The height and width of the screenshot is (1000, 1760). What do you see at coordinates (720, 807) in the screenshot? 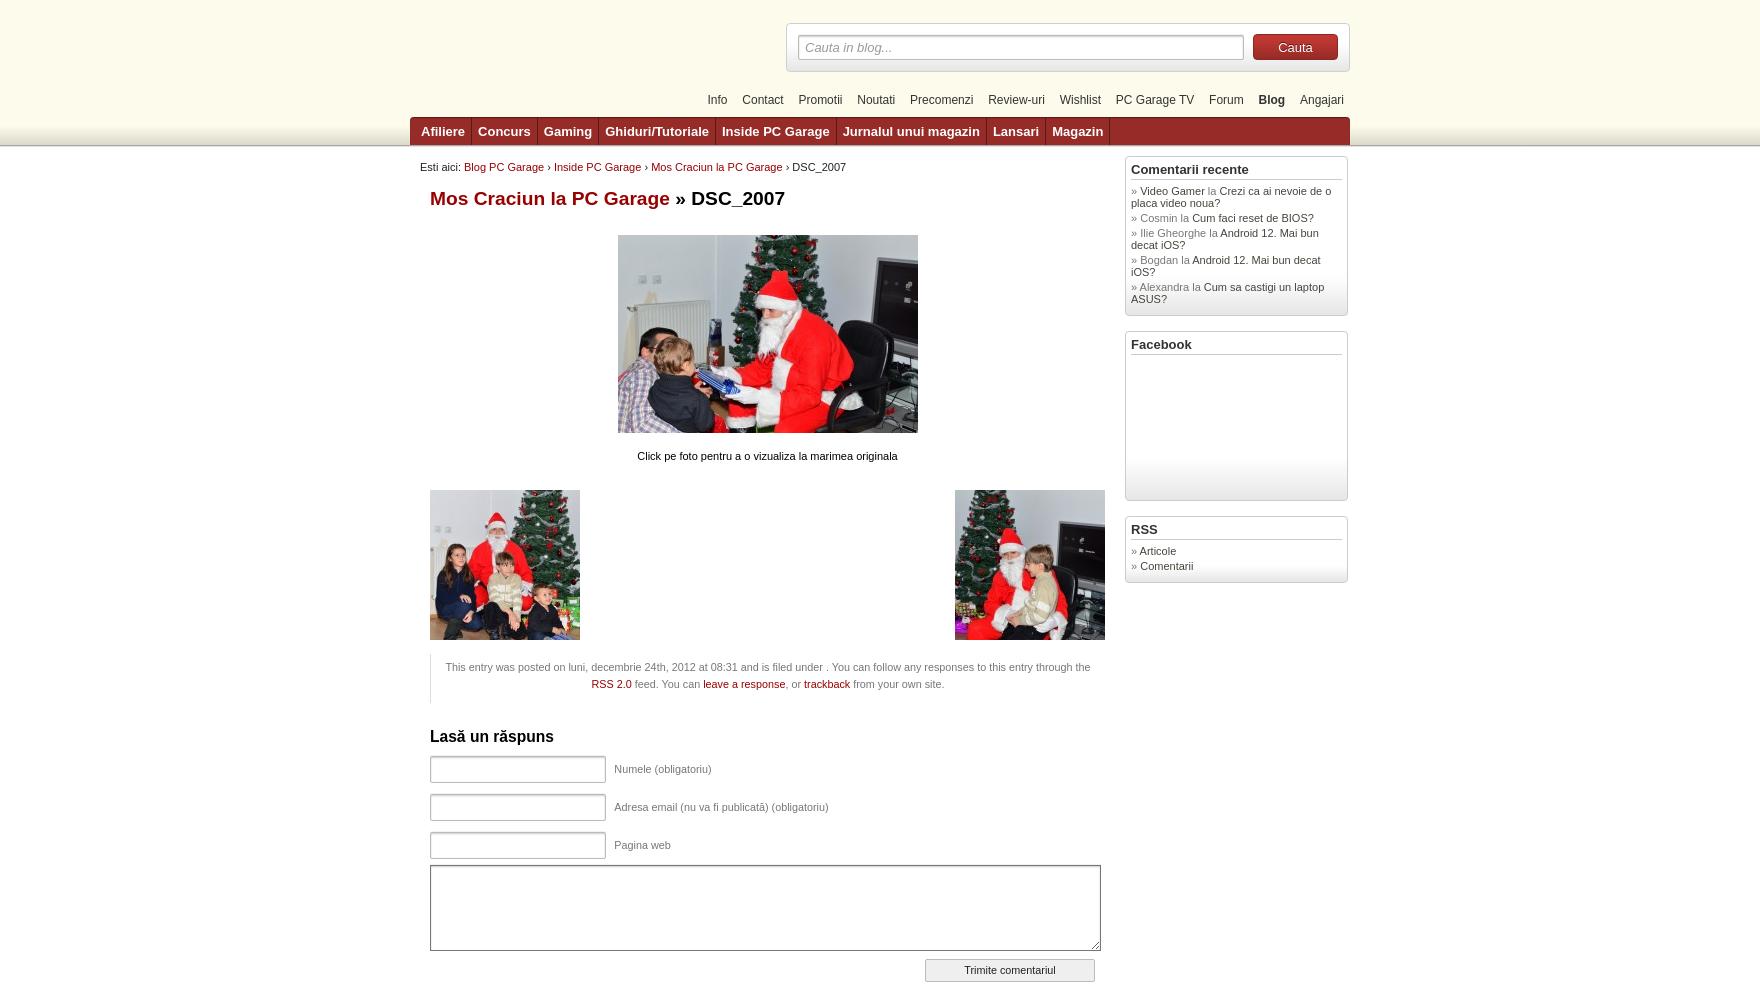
I see `'Adresa email (nu va fi publicată) (obligatoriu)'` at bounding box center [720, 807].